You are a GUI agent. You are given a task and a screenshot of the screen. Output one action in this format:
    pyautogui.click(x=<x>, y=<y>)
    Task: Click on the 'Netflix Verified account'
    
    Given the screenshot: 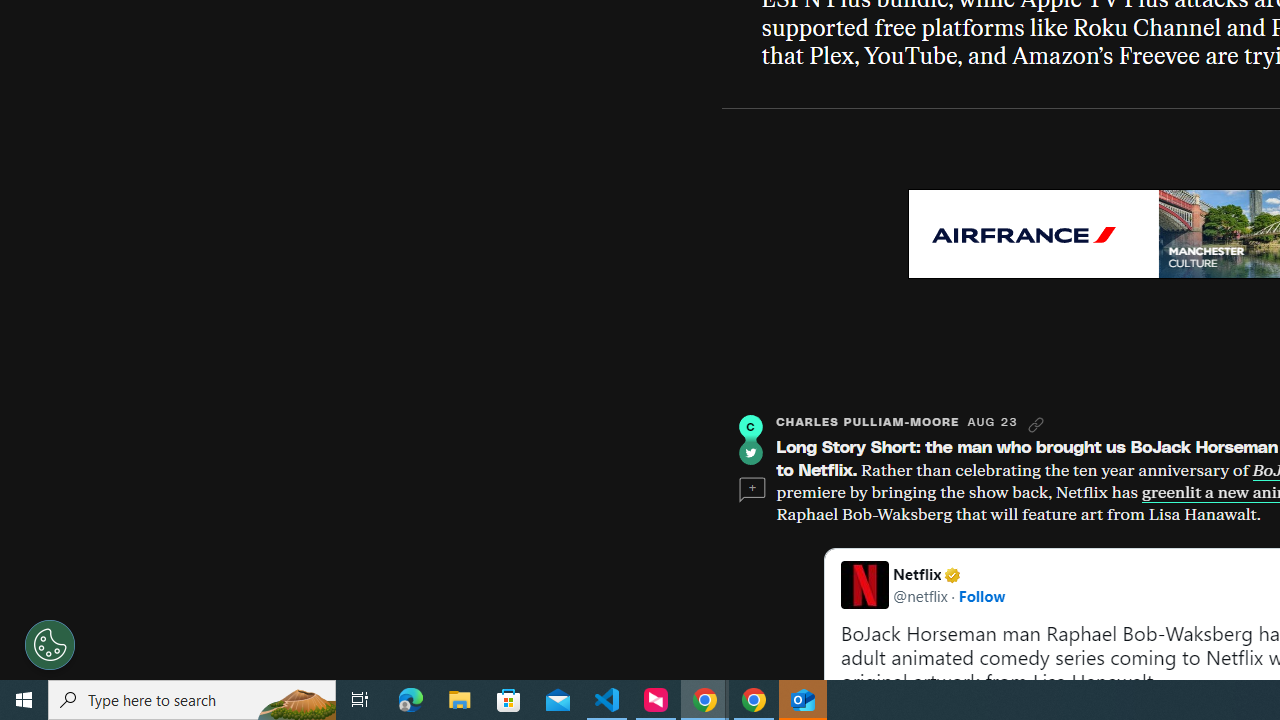 What is the action you would take?
    pyautogui.click(x=948, y=574)
    